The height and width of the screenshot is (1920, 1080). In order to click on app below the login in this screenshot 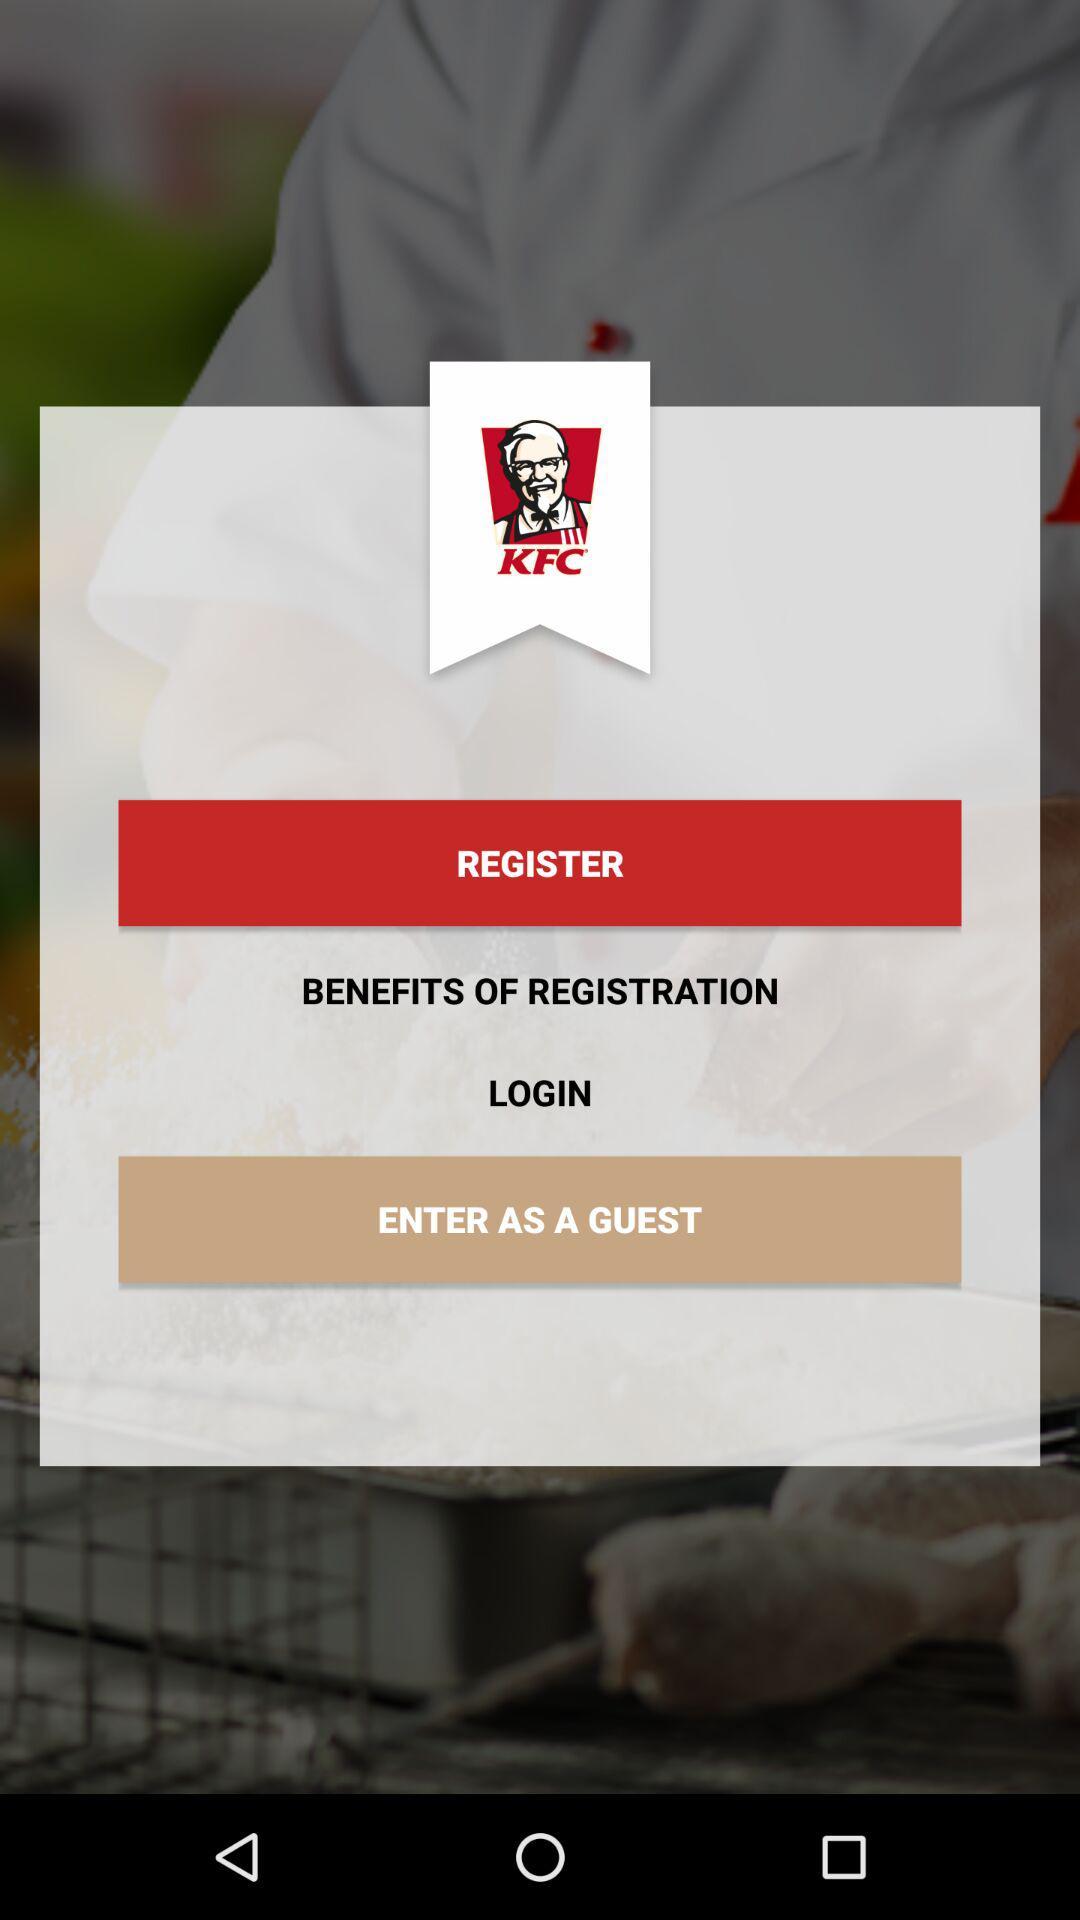, I will do `click(540, 1218)`.